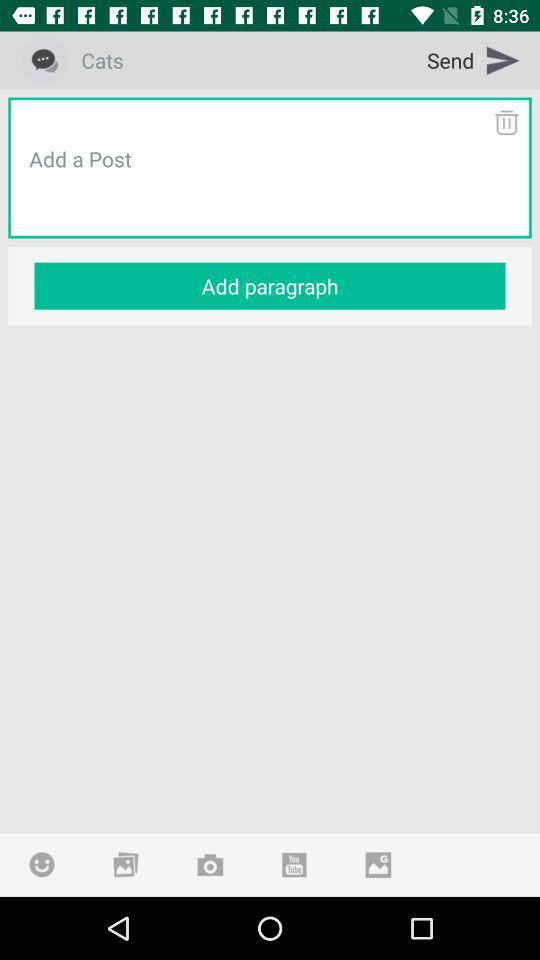 This screenshot has height=960, width=540. Describe the element at coordinates (473, 59) in the screenshot. I see `send` at that location.